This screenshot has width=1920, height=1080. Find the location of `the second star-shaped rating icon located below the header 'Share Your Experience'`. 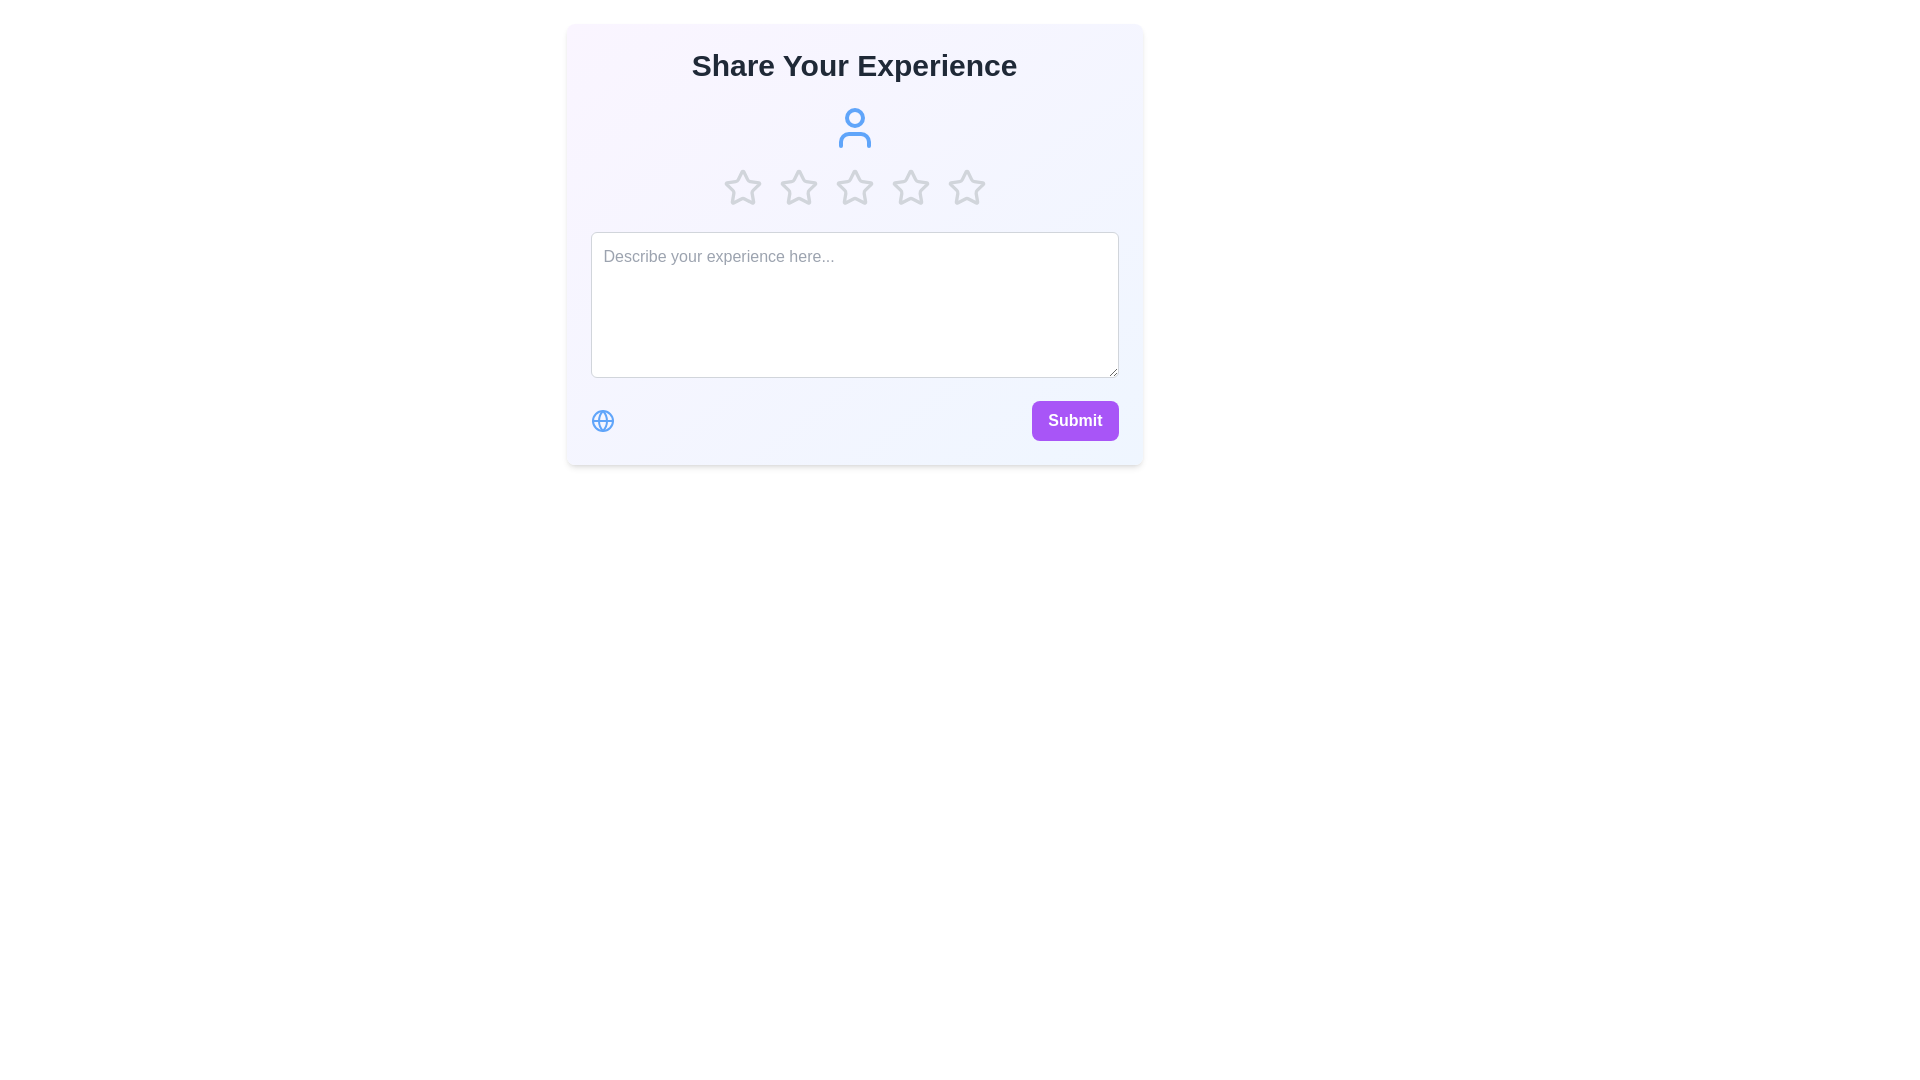

the second star-shaped rating icon located below the header 'Share Your Experience' is located at coordinates (854, 187).